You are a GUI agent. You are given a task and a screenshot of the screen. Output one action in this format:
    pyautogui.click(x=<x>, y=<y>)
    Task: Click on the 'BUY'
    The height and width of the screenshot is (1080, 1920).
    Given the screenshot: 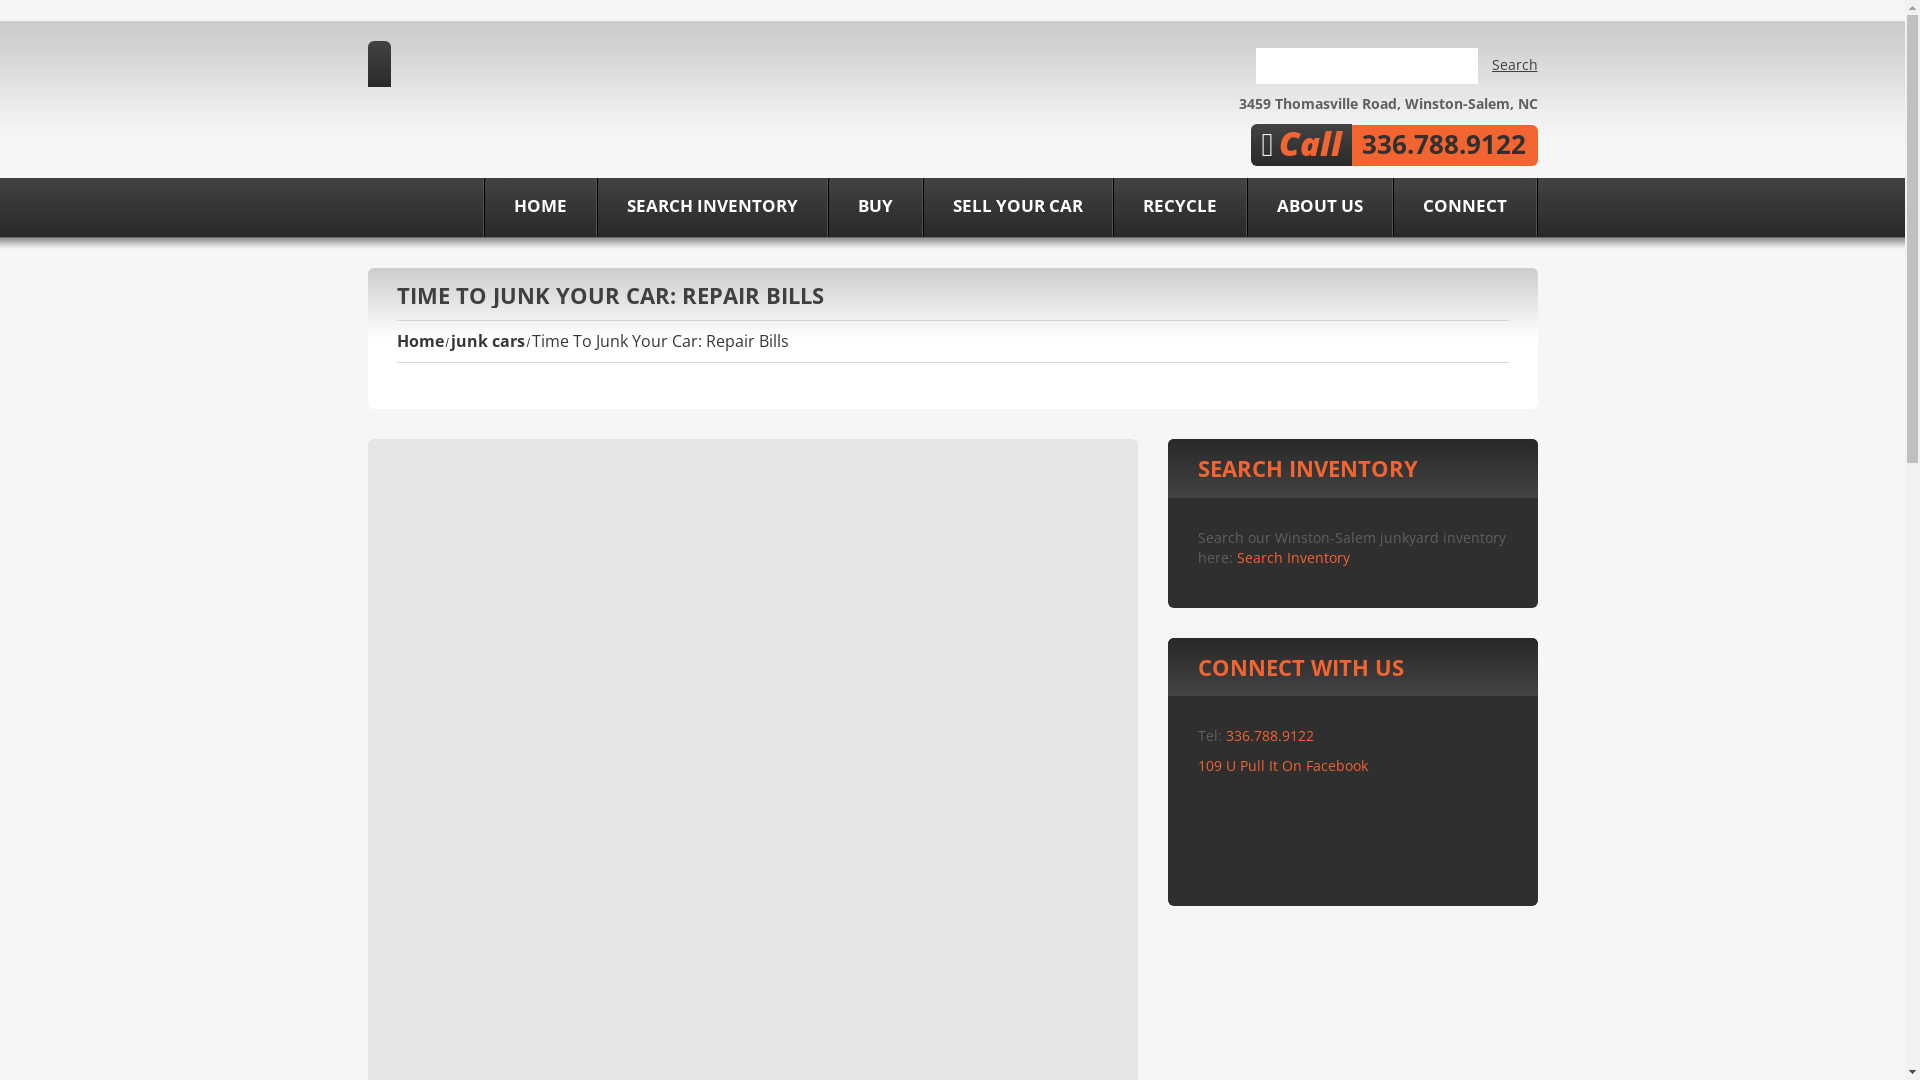 What is the action you would take?
    pyautogui.click(x=828, y=207)
    